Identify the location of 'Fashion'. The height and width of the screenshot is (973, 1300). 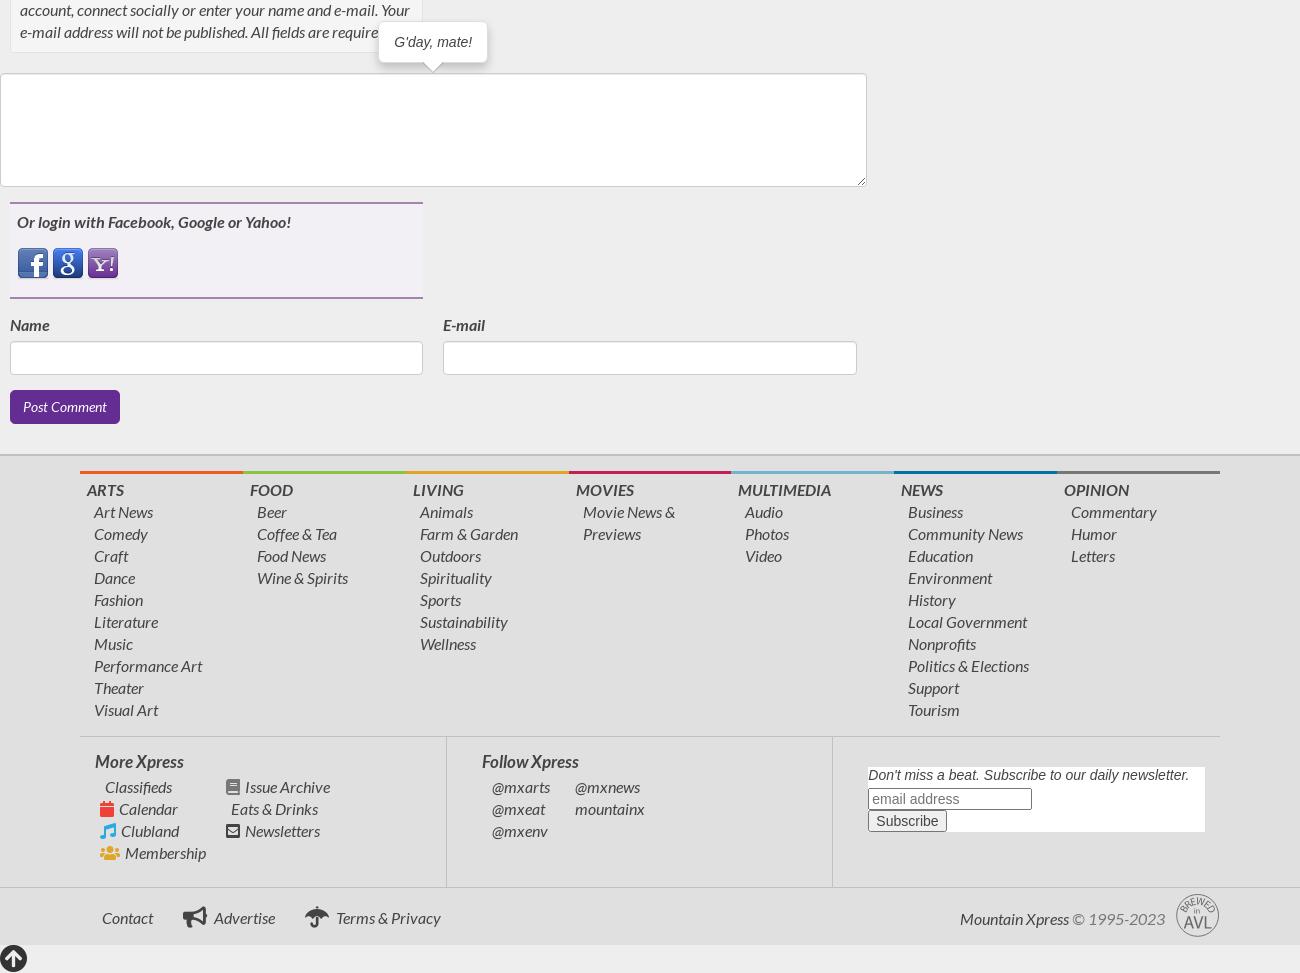
(117, 598).